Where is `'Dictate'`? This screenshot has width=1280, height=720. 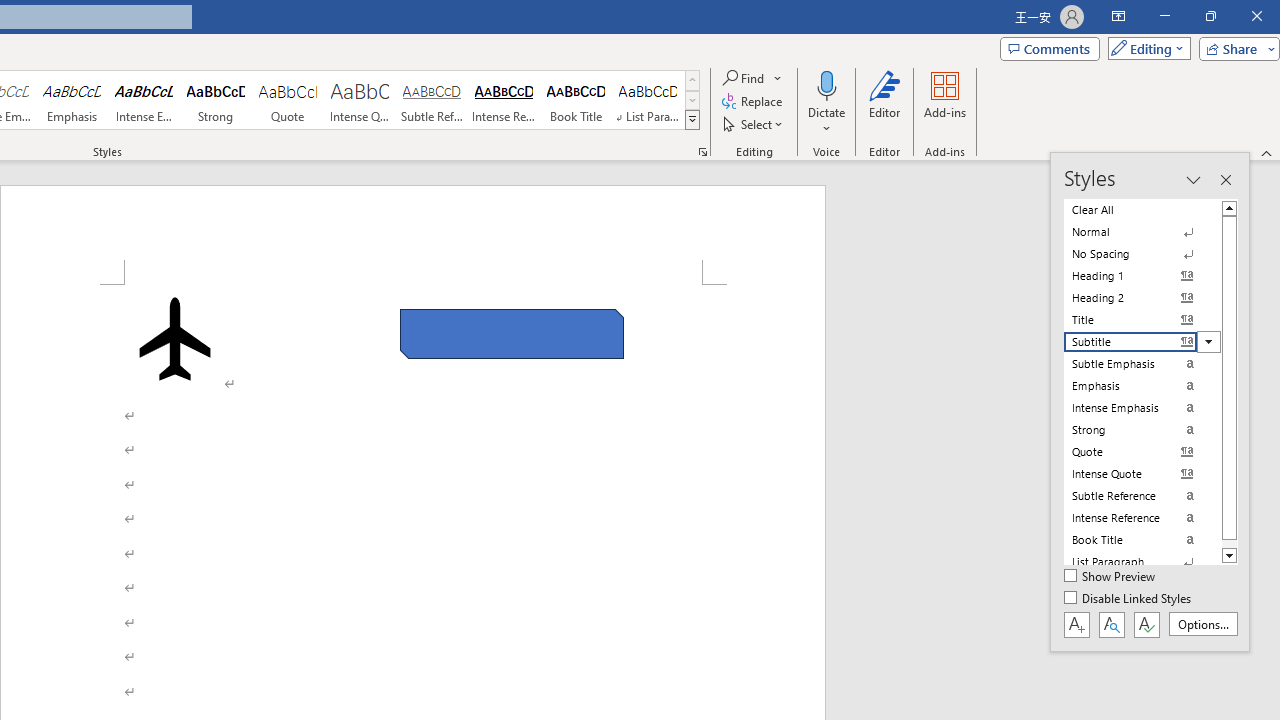 'Dictate' is located at coordinates (826, 84).